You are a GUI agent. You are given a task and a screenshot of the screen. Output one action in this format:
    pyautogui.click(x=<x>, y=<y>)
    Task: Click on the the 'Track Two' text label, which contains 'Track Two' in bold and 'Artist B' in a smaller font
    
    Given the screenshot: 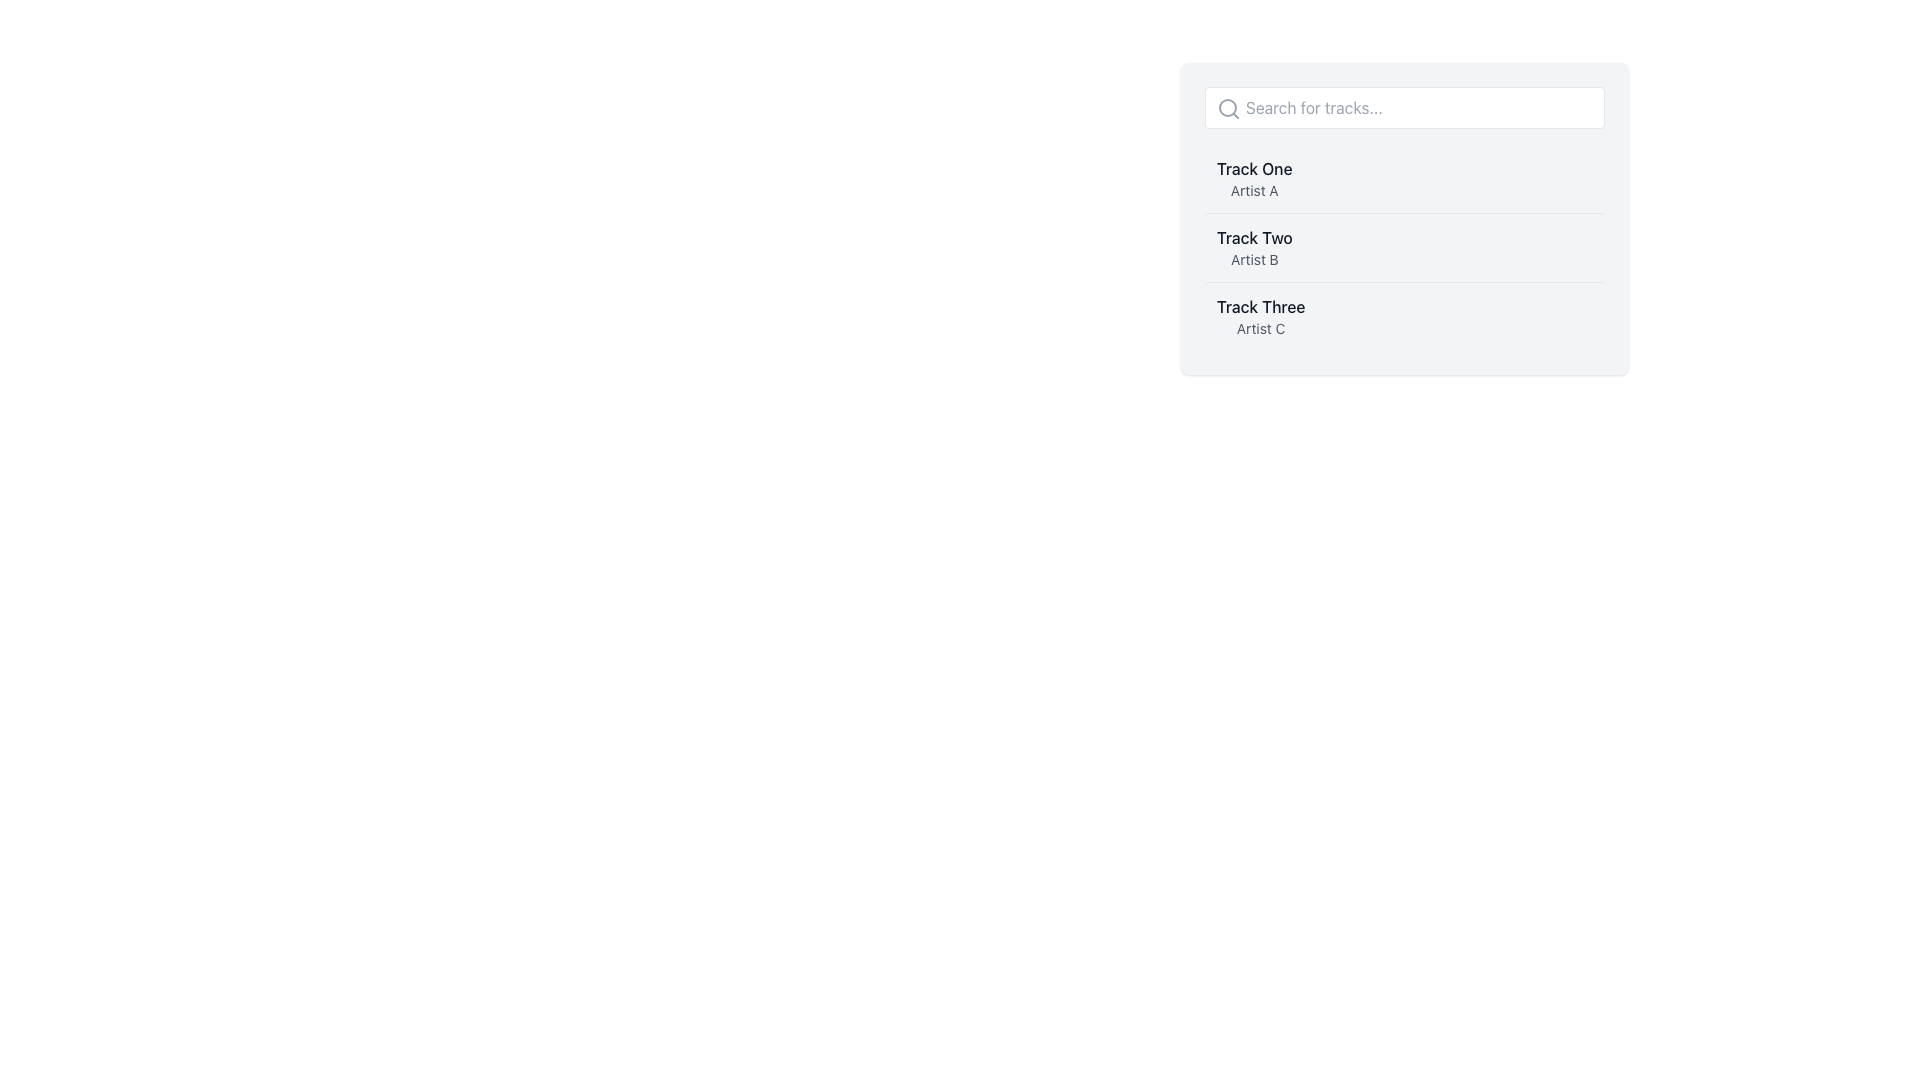 What is the action you would take?
    pyautogui.click(x=1253, y=246)
    